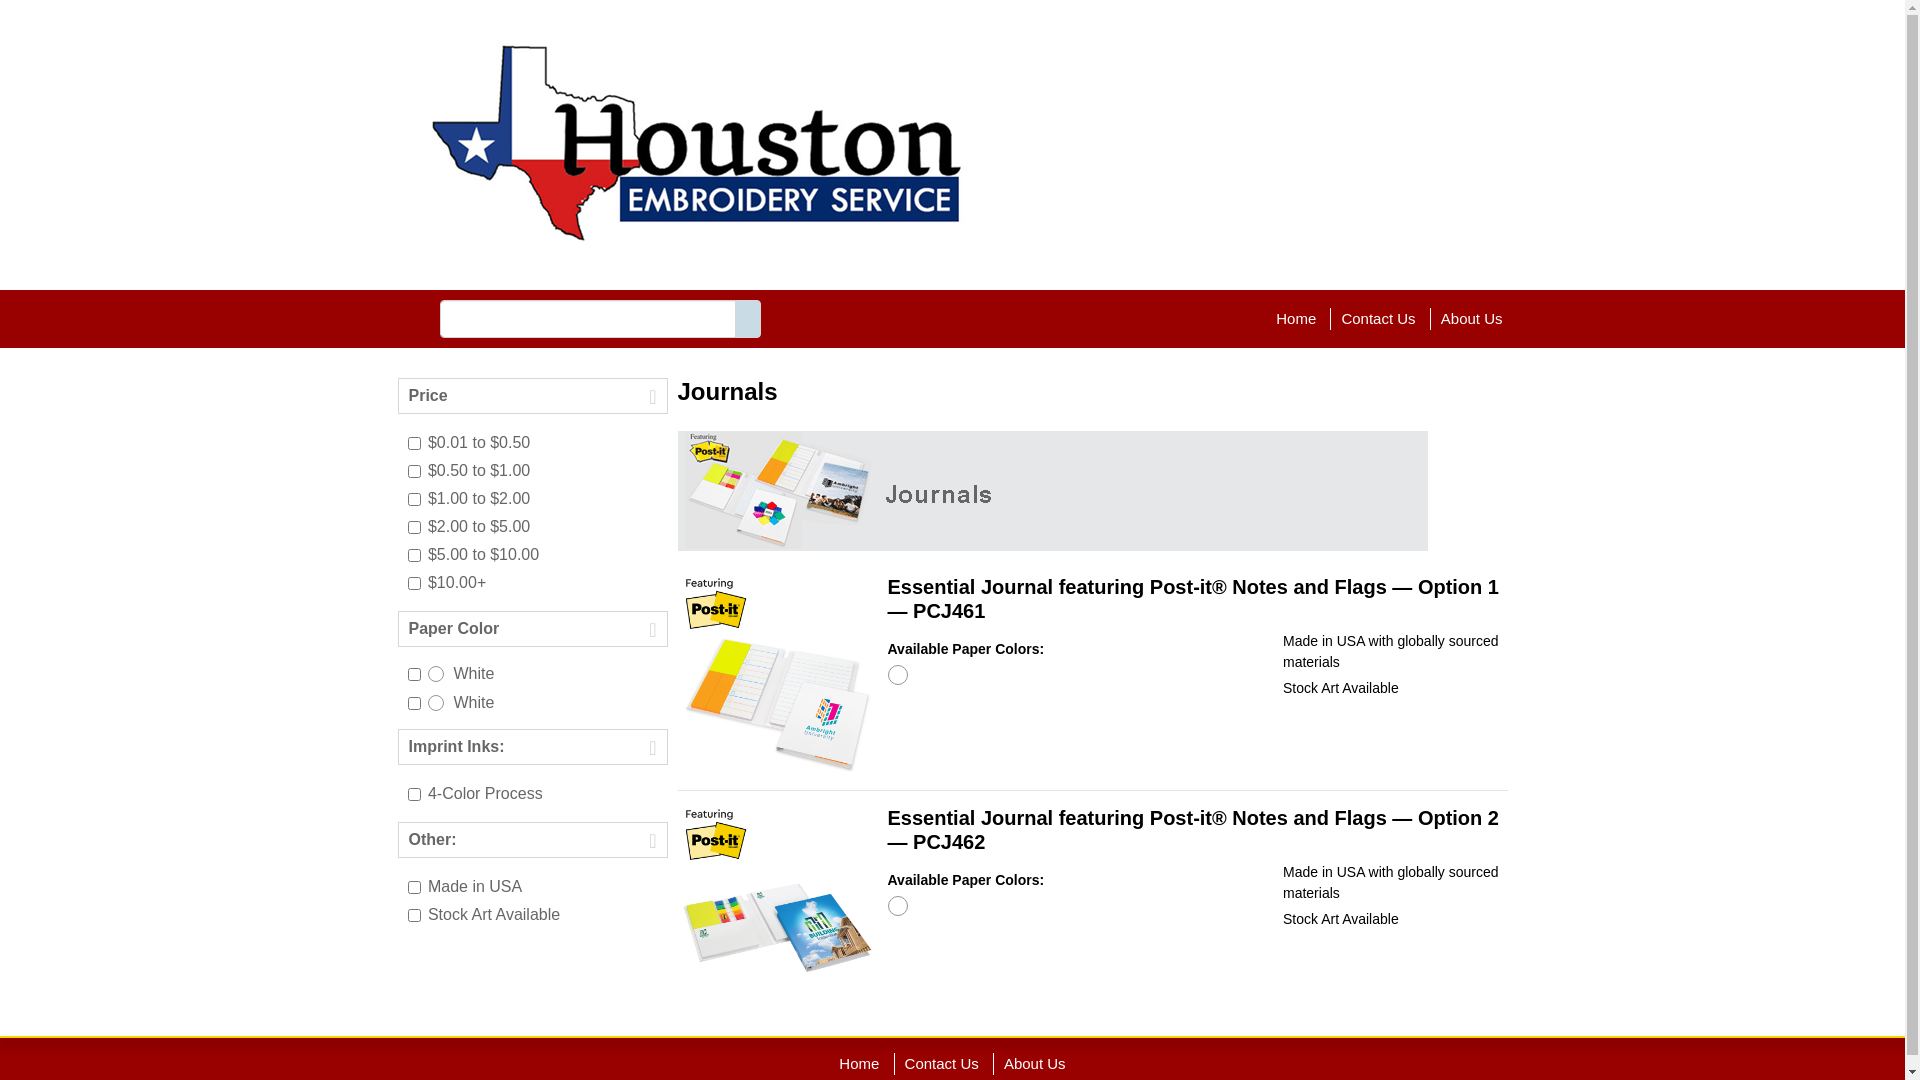 The height and width of the screenshot is (1080, 1920). I want to click on 'About Us', so click(1472, 317).